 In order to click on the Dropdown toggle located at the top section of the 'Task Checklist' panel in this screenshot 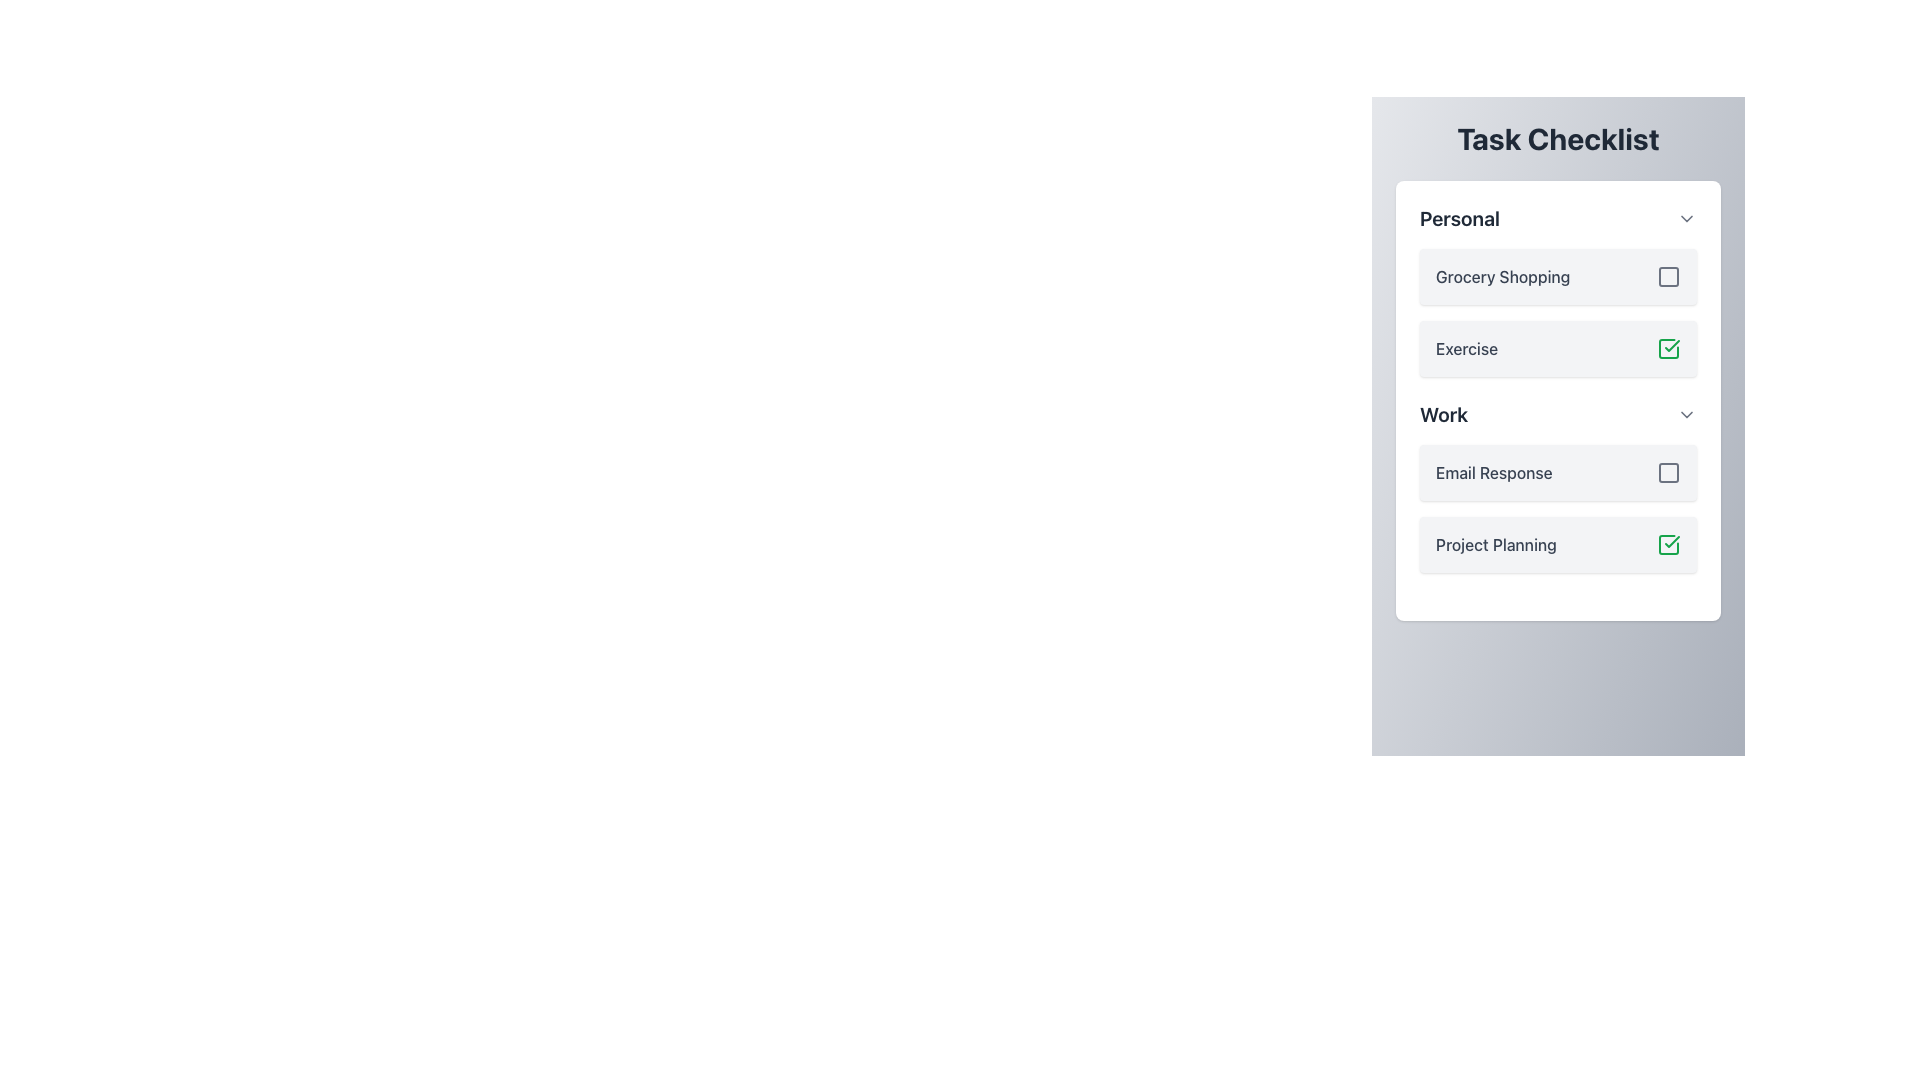, I will do `click(1557, 219)`.